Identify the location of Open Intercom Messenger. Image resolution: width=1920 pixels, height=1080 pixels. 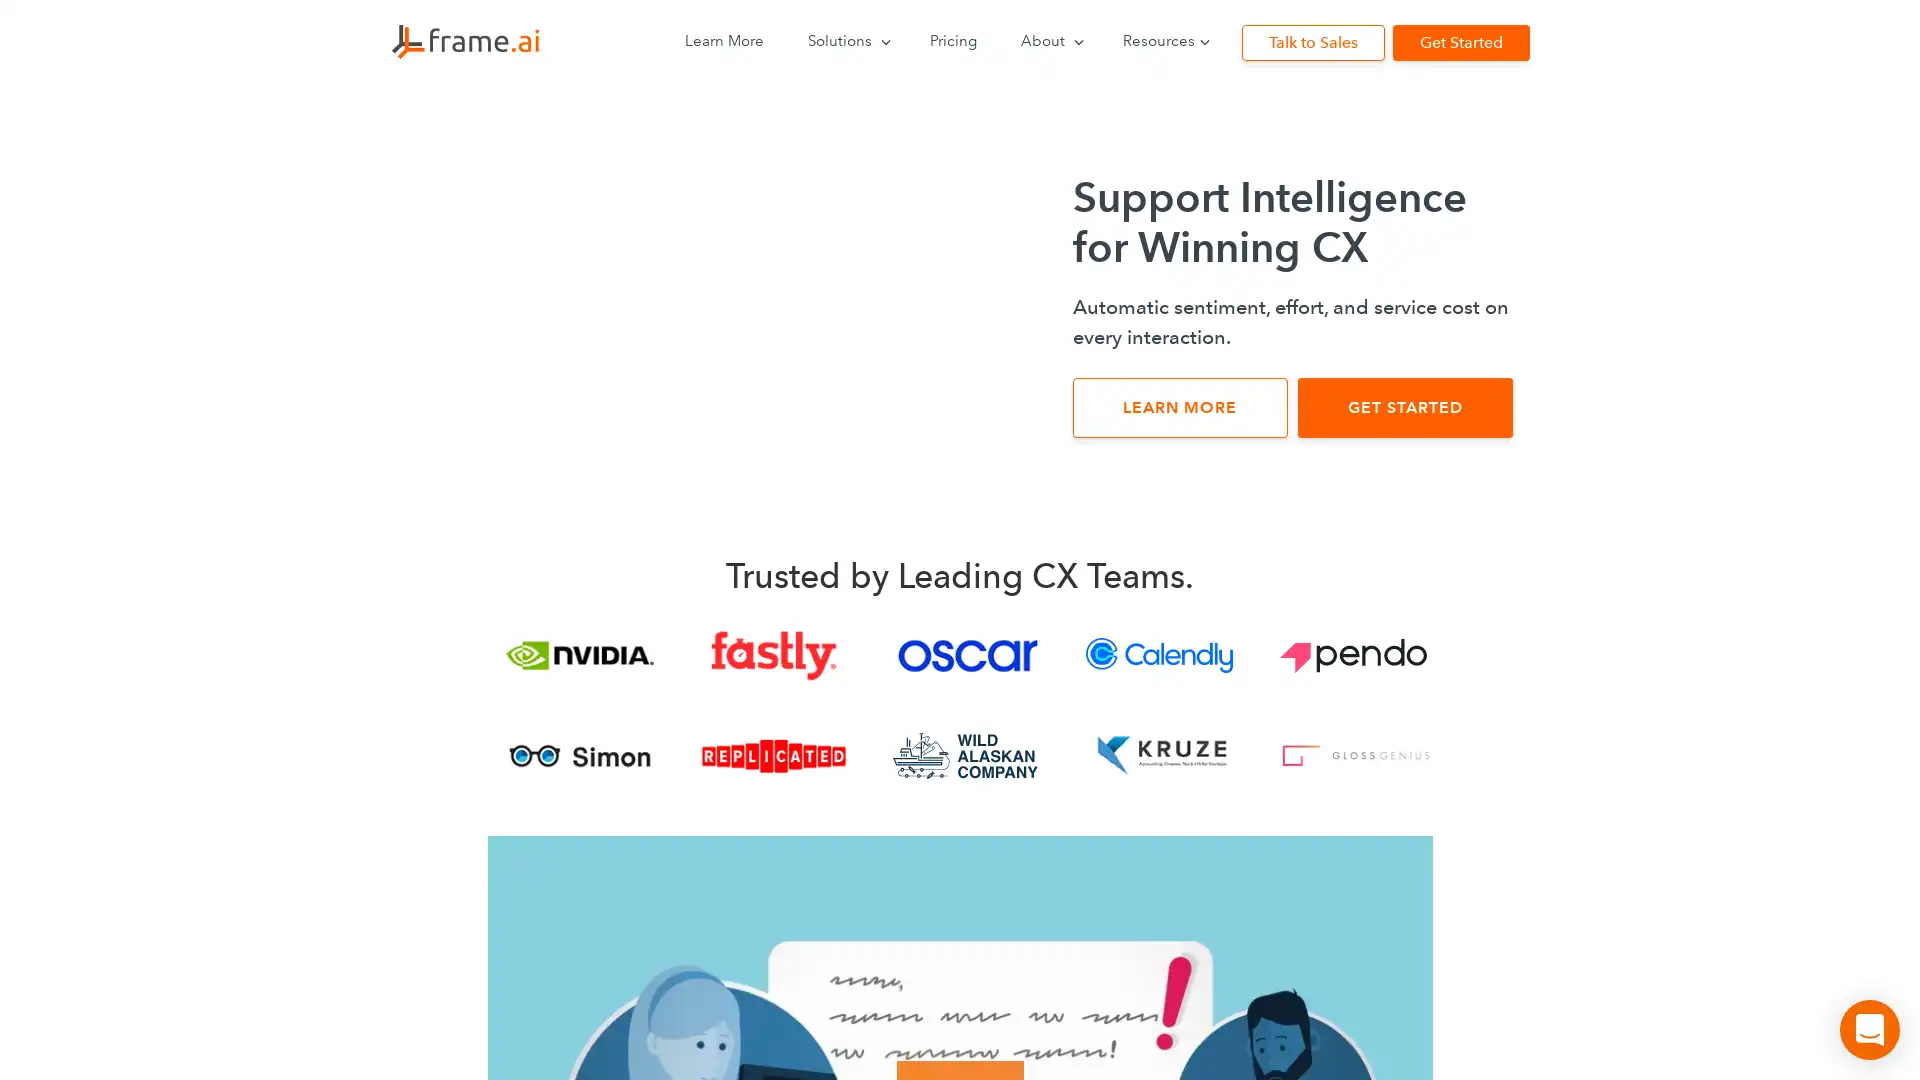
(1869, 1029).